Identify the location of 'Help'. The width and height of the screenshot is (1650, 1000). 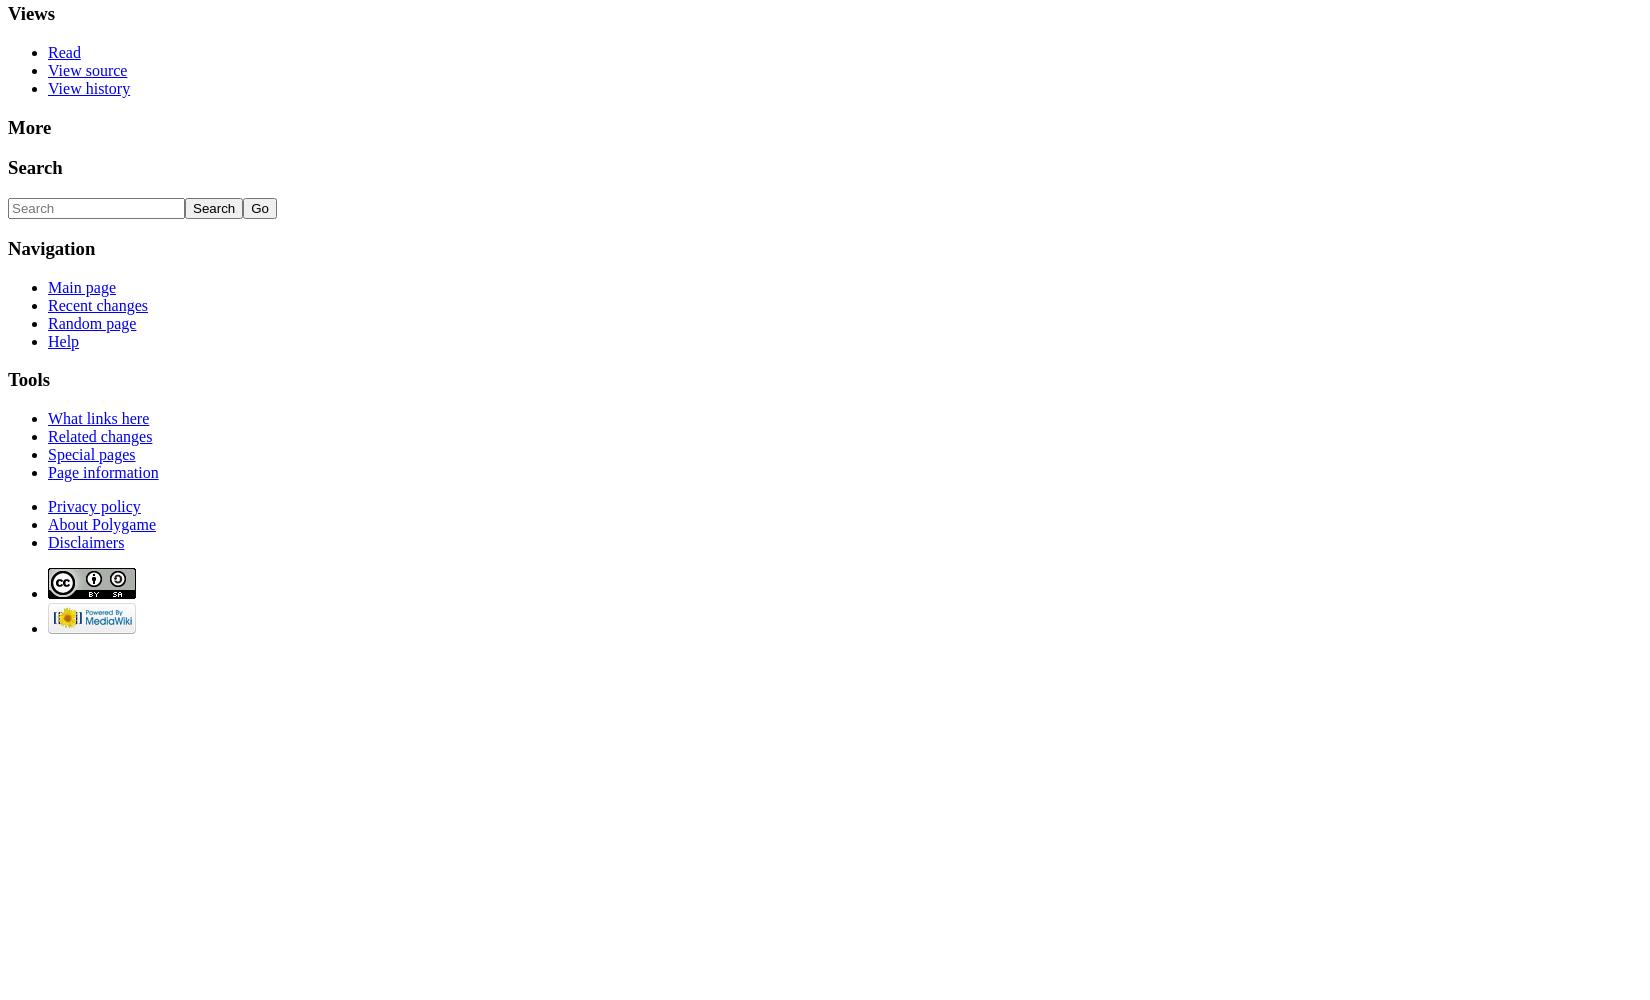
(63, 339).